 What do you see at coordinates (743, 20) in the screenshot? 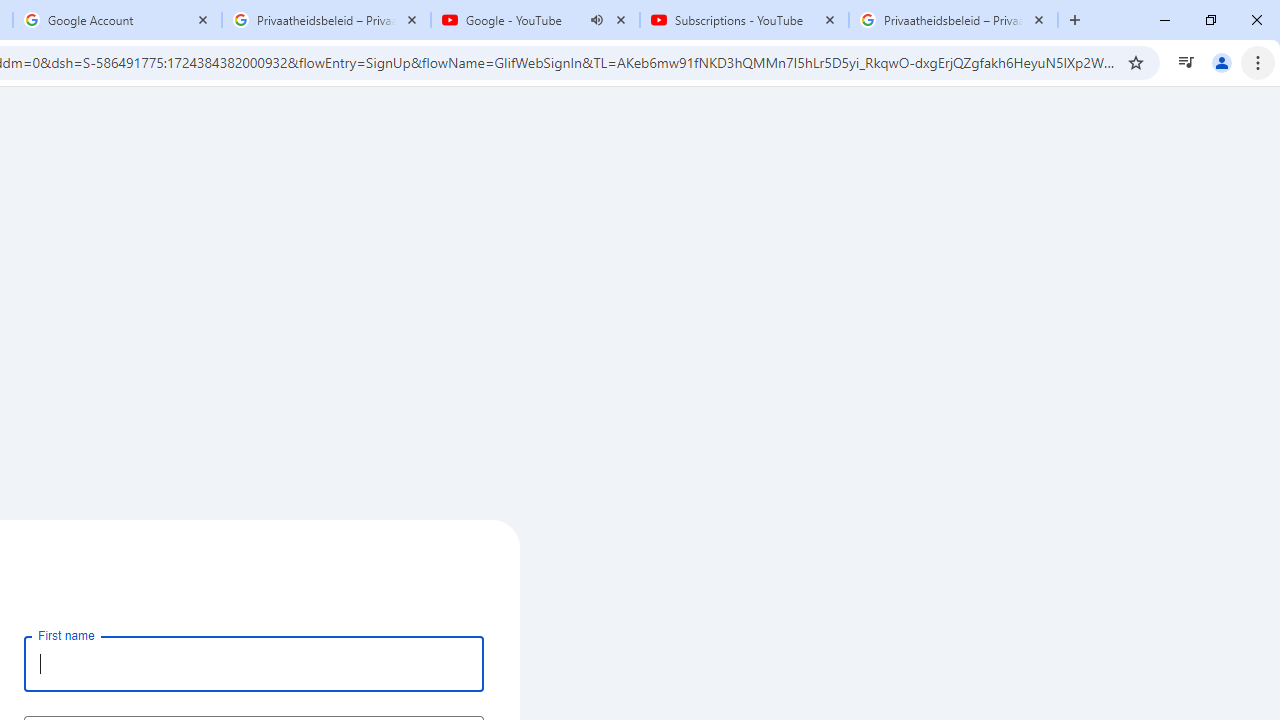
I see `'Subscriptions - YouTube'` at bounding box center [743, 20].